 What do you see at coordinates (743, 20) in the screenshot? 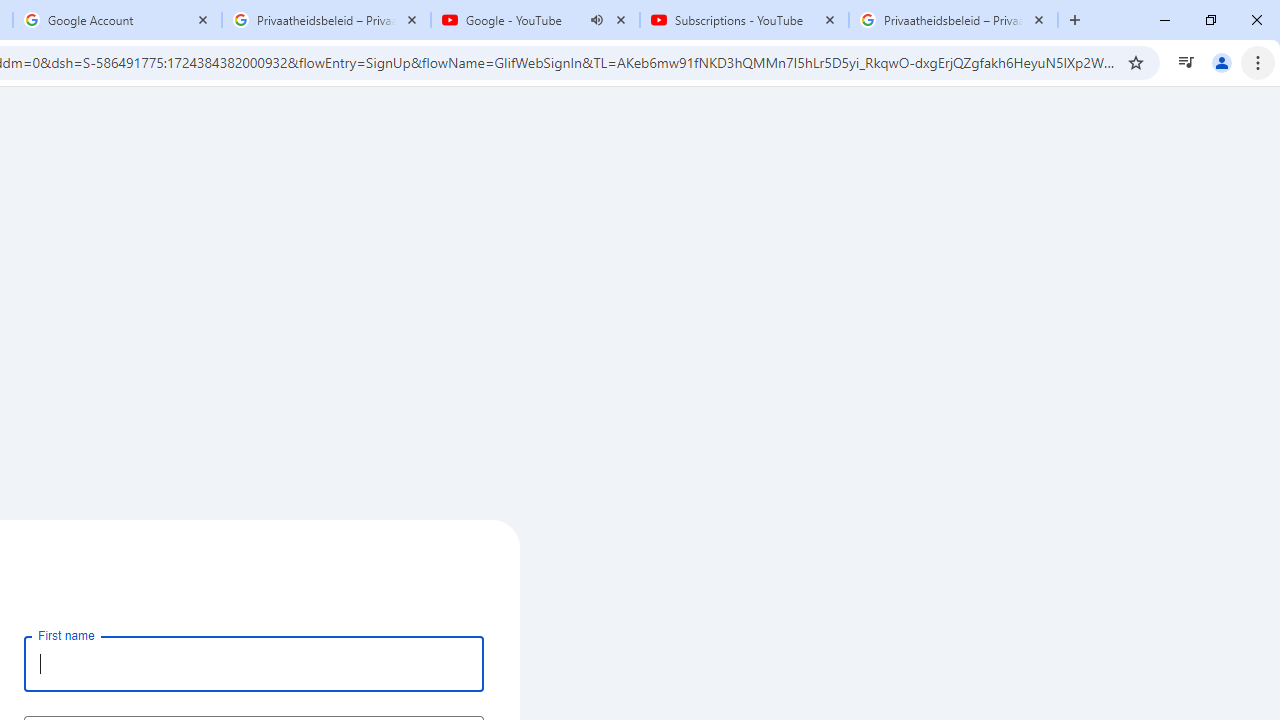
I see `'Subscriptions - YouTube'` at bounding box center [743, 20].